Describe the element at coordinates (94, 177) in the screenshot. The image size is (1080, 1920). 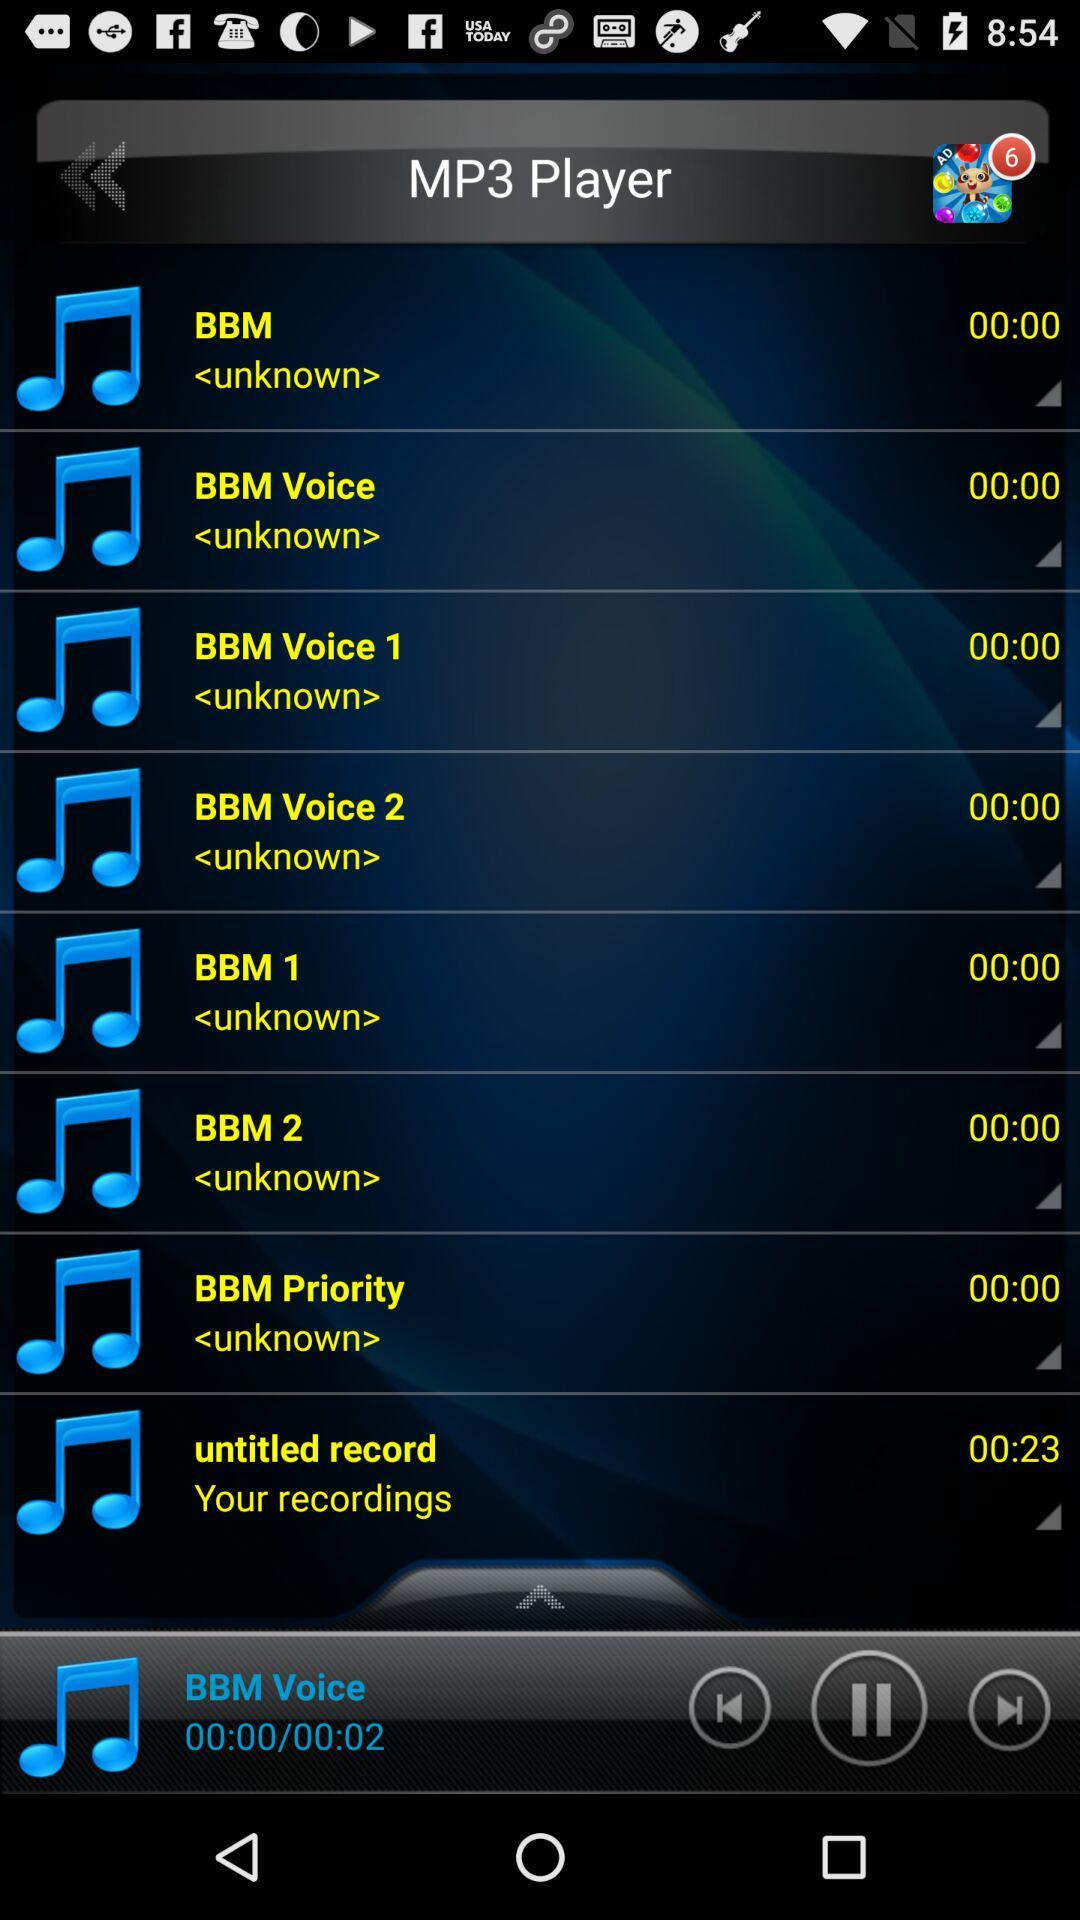
I see `go back` at that location.